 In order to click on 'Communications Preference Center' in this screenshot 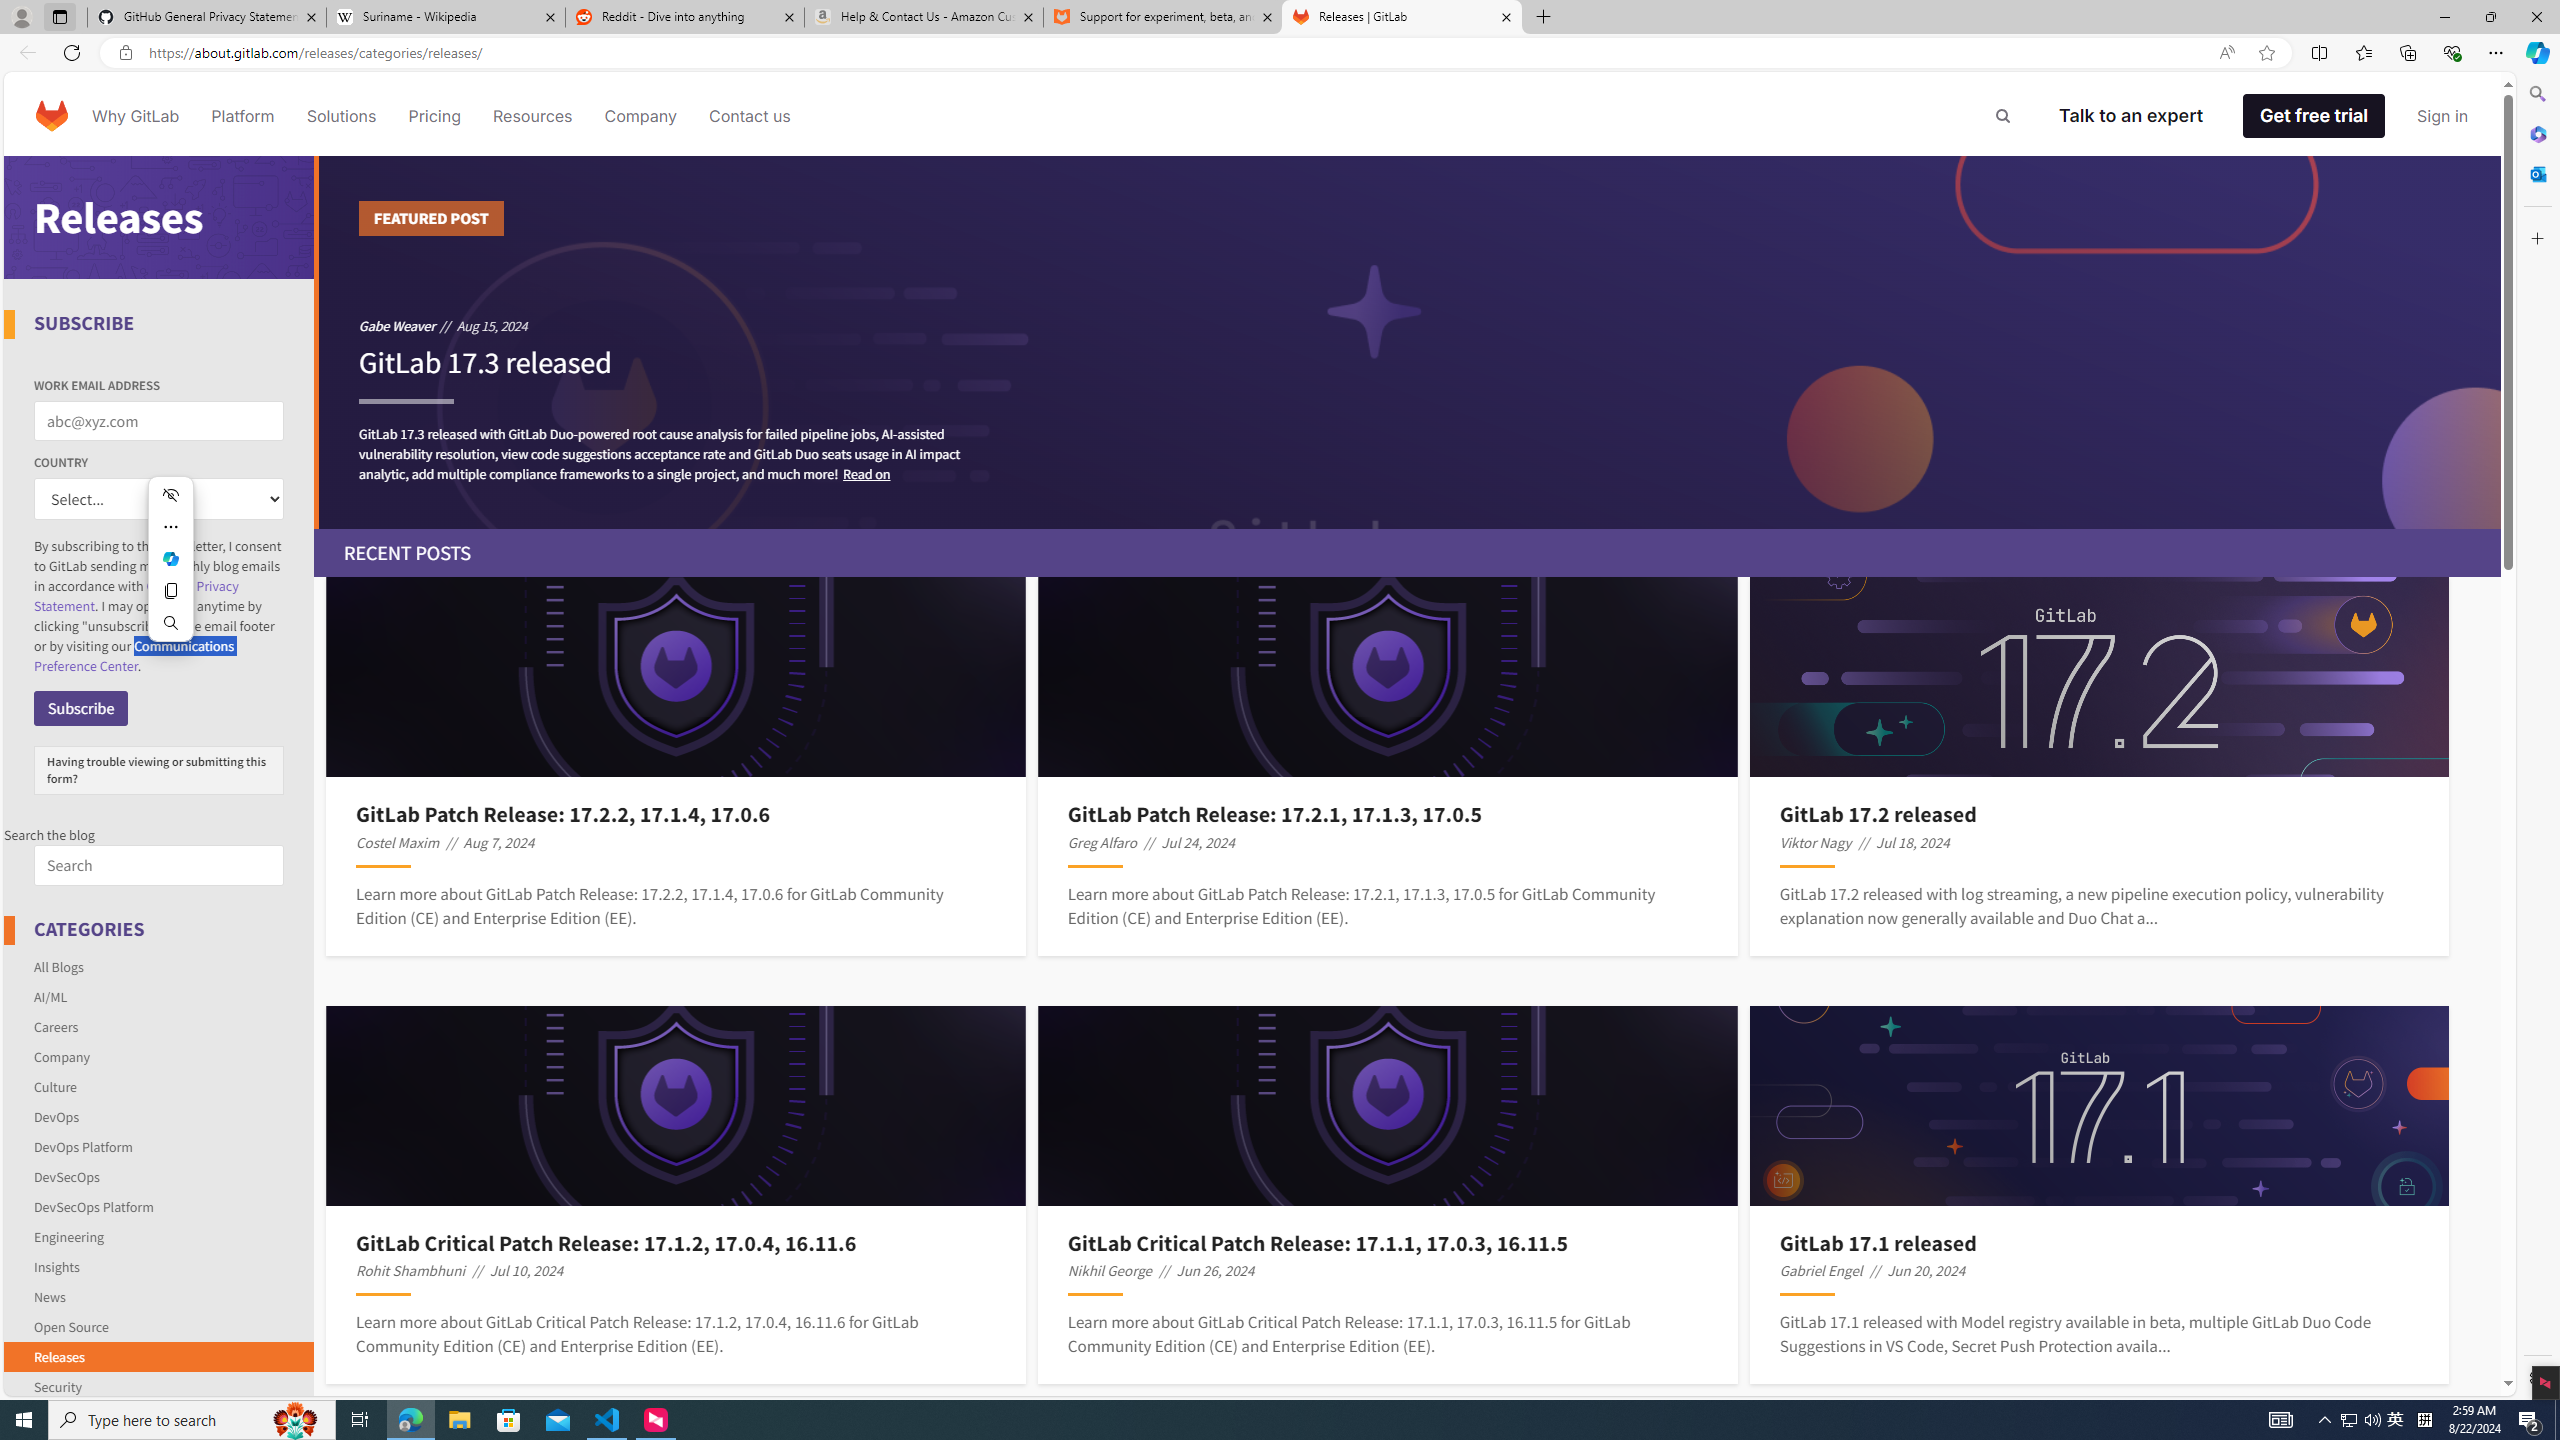, I will do `click(134, 654)`.